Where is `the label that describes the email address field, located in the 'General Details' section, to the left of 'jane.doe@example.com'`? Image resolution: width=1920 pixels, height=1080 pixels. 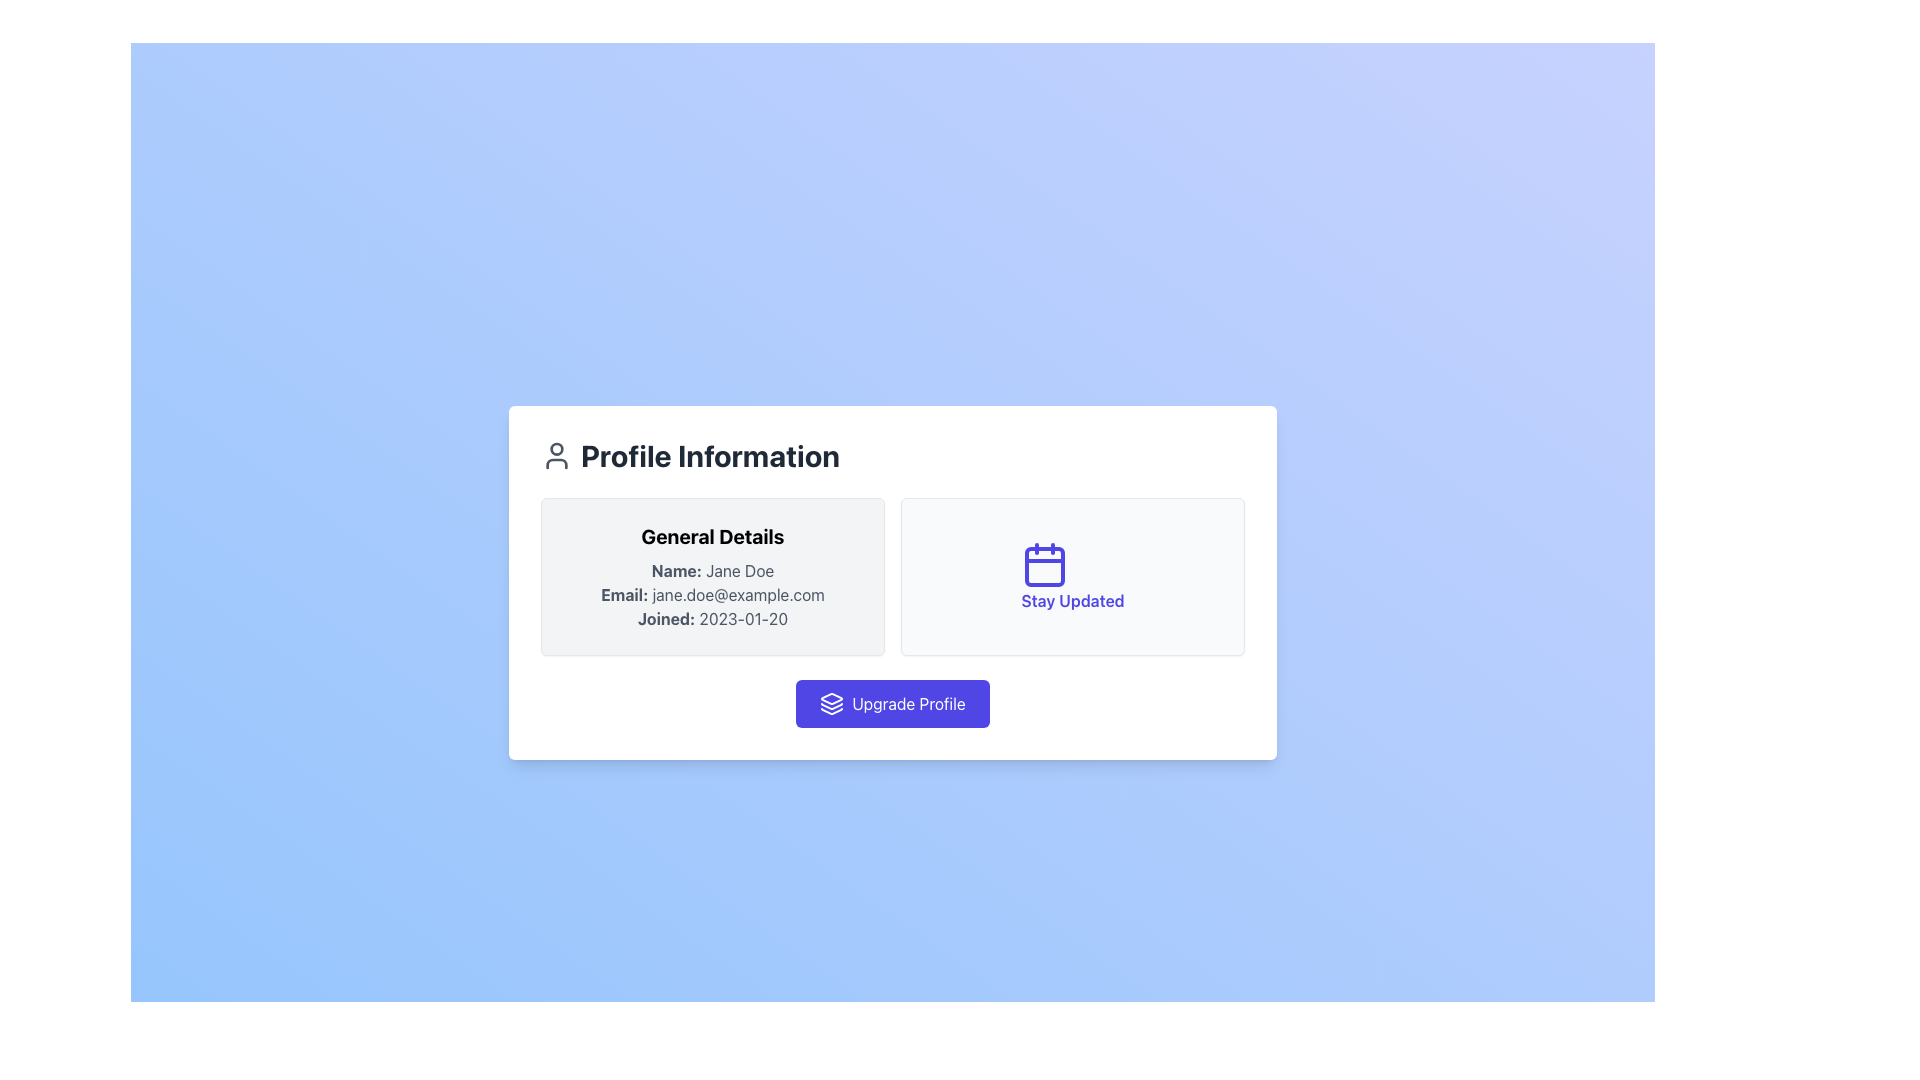
the label that describes the email address field, located in the 'General Details' section, to the left of 'jane.doe@example.com' is located at coordinates (623, 593).